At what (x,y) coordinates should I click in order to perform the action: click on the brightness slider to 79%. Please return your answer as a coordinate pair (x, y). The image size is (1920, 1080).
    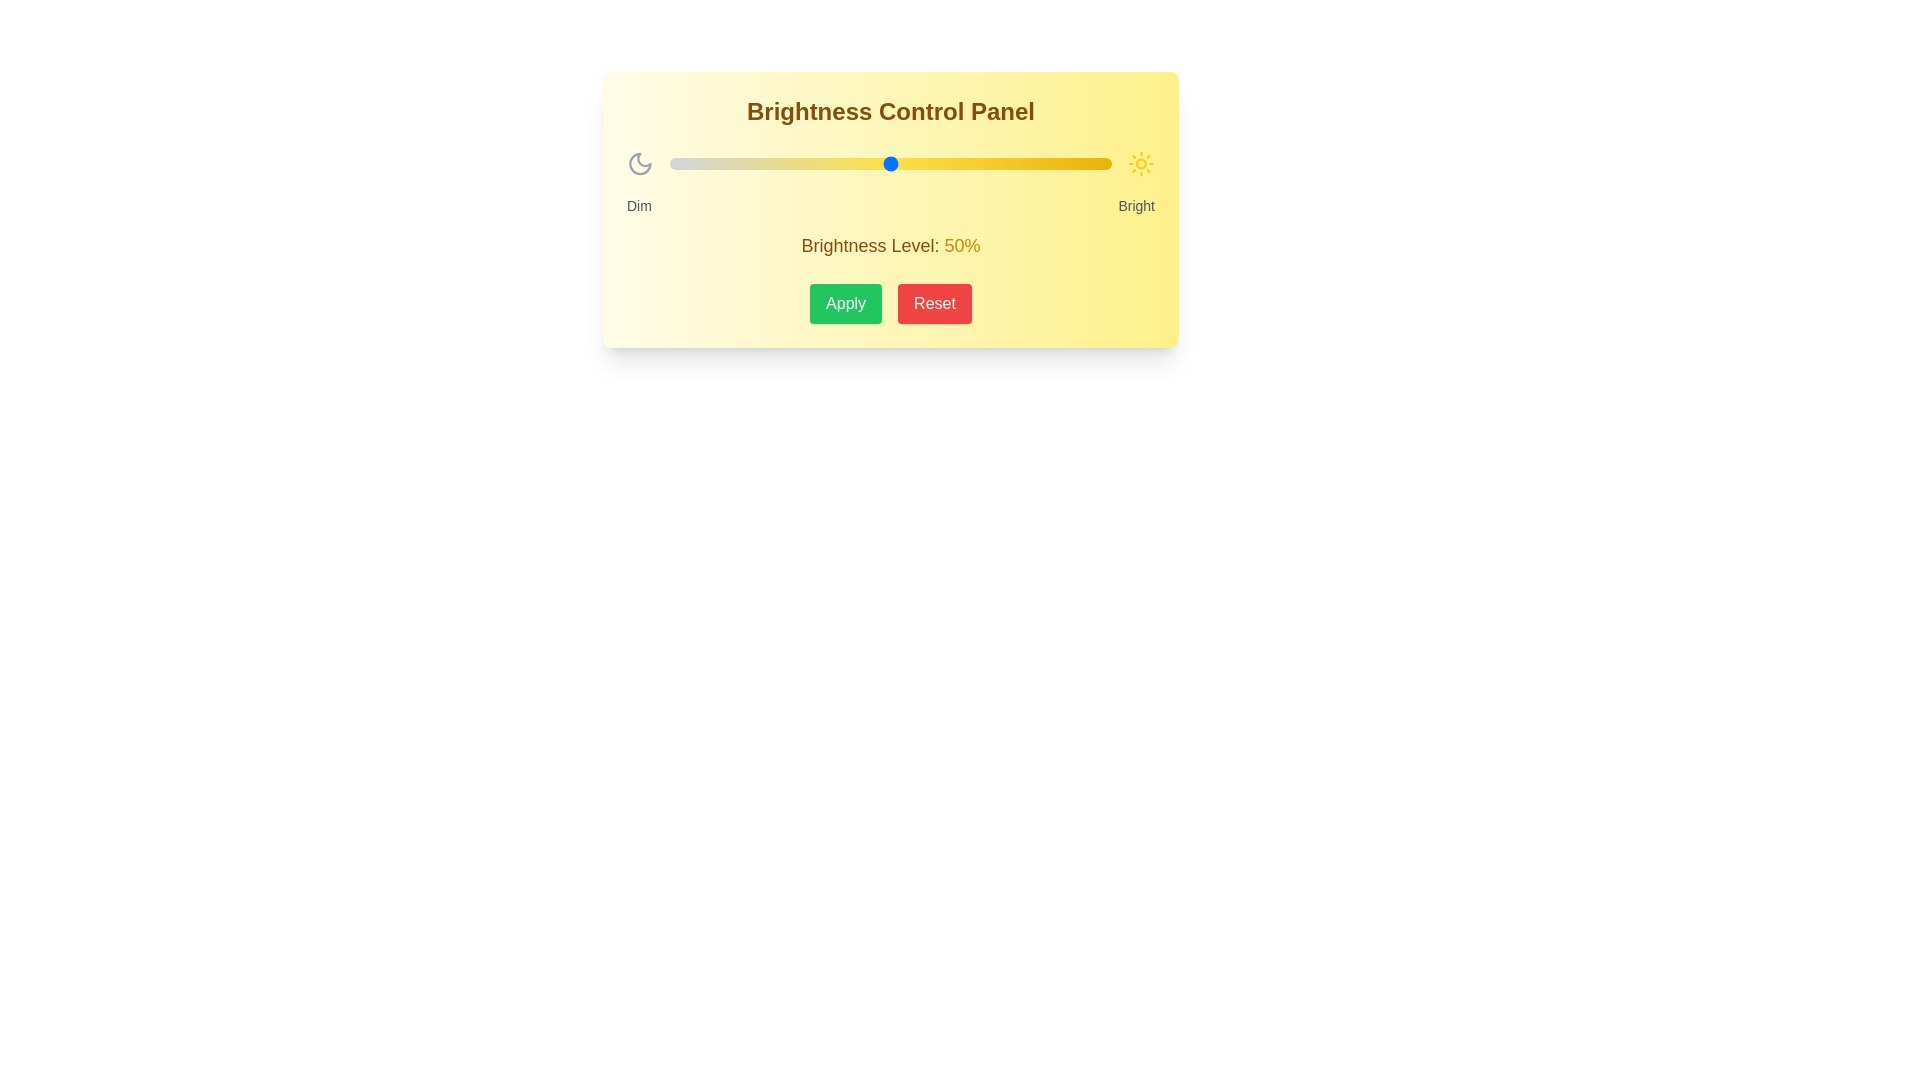
    Looking at the image, I should click on (1019, 163).